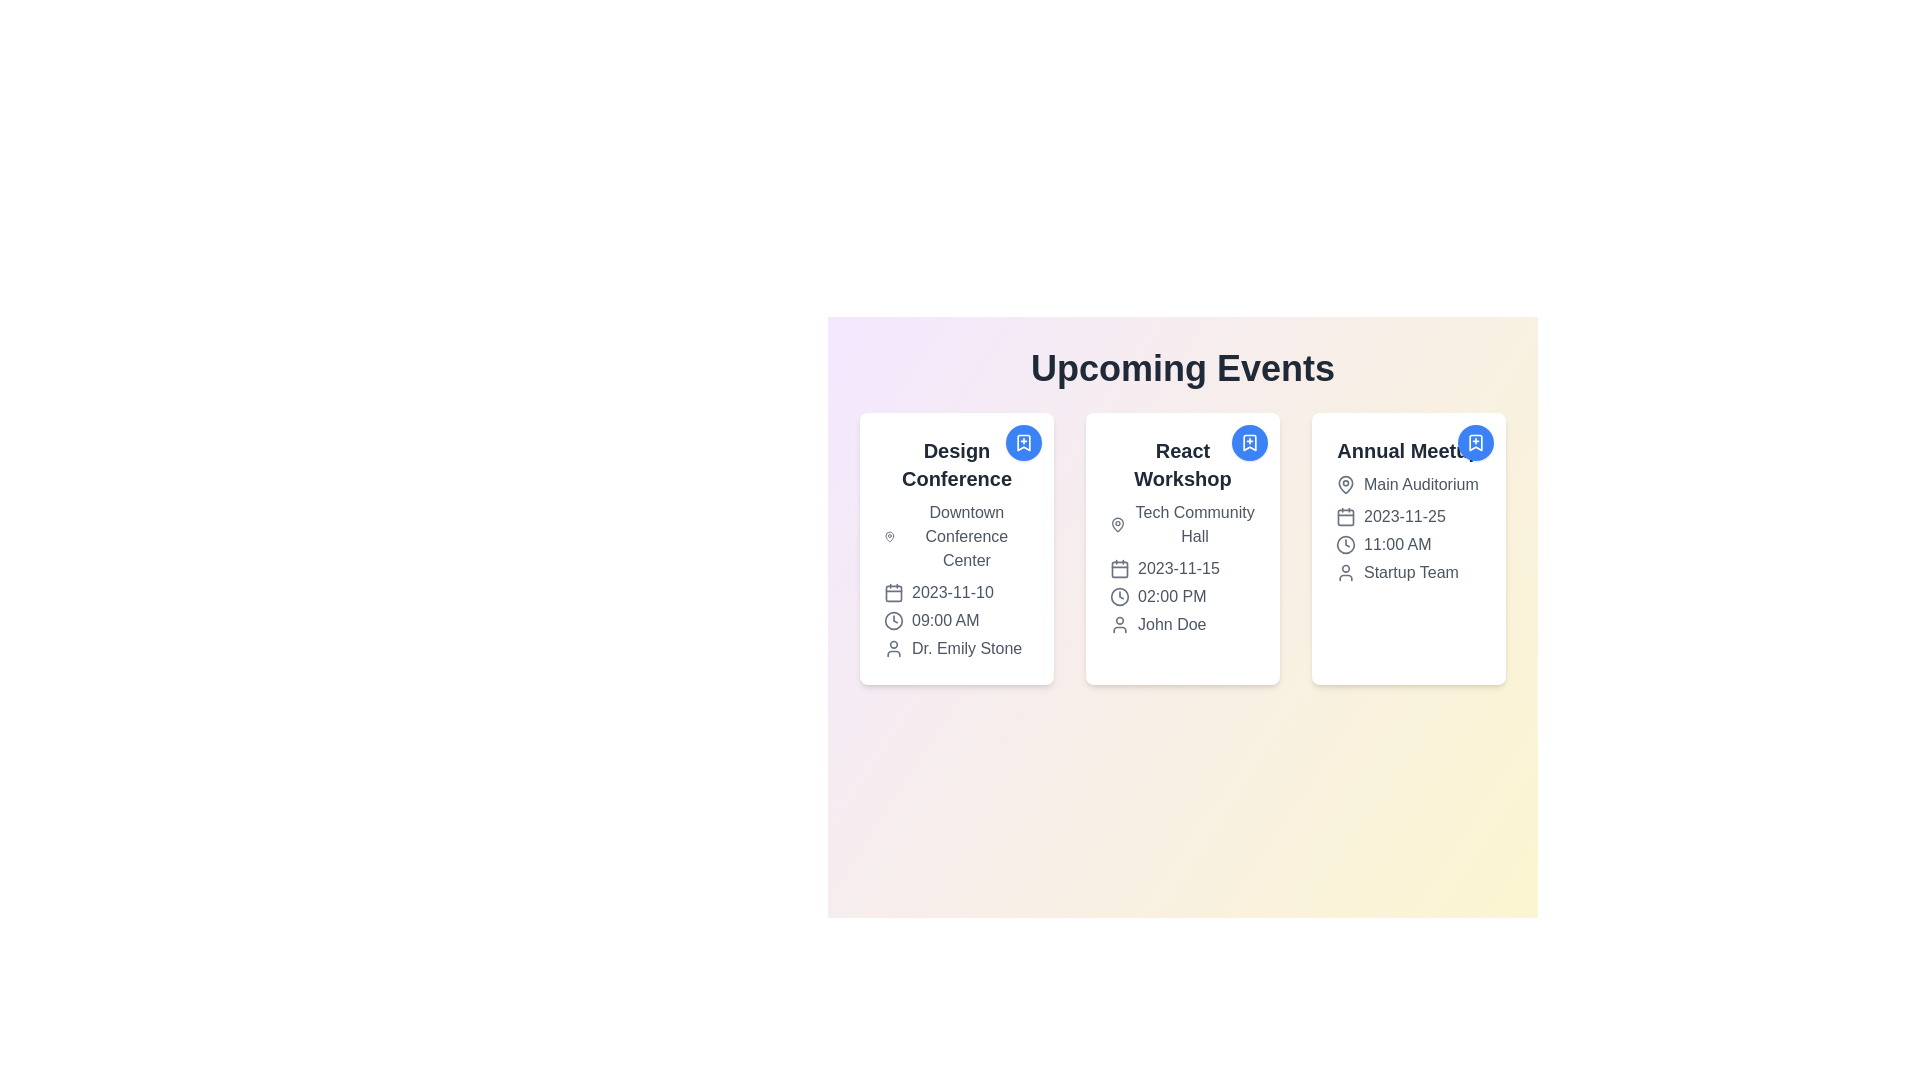 Image resolution: width=1920 pixels, height=1080 pixels. Describe the element at coordinates (1023, 442) in the screenshot. I see `the circular blue button with a white bookmark icon located at the top-right corner of the 'Design Conference' card` at that location.